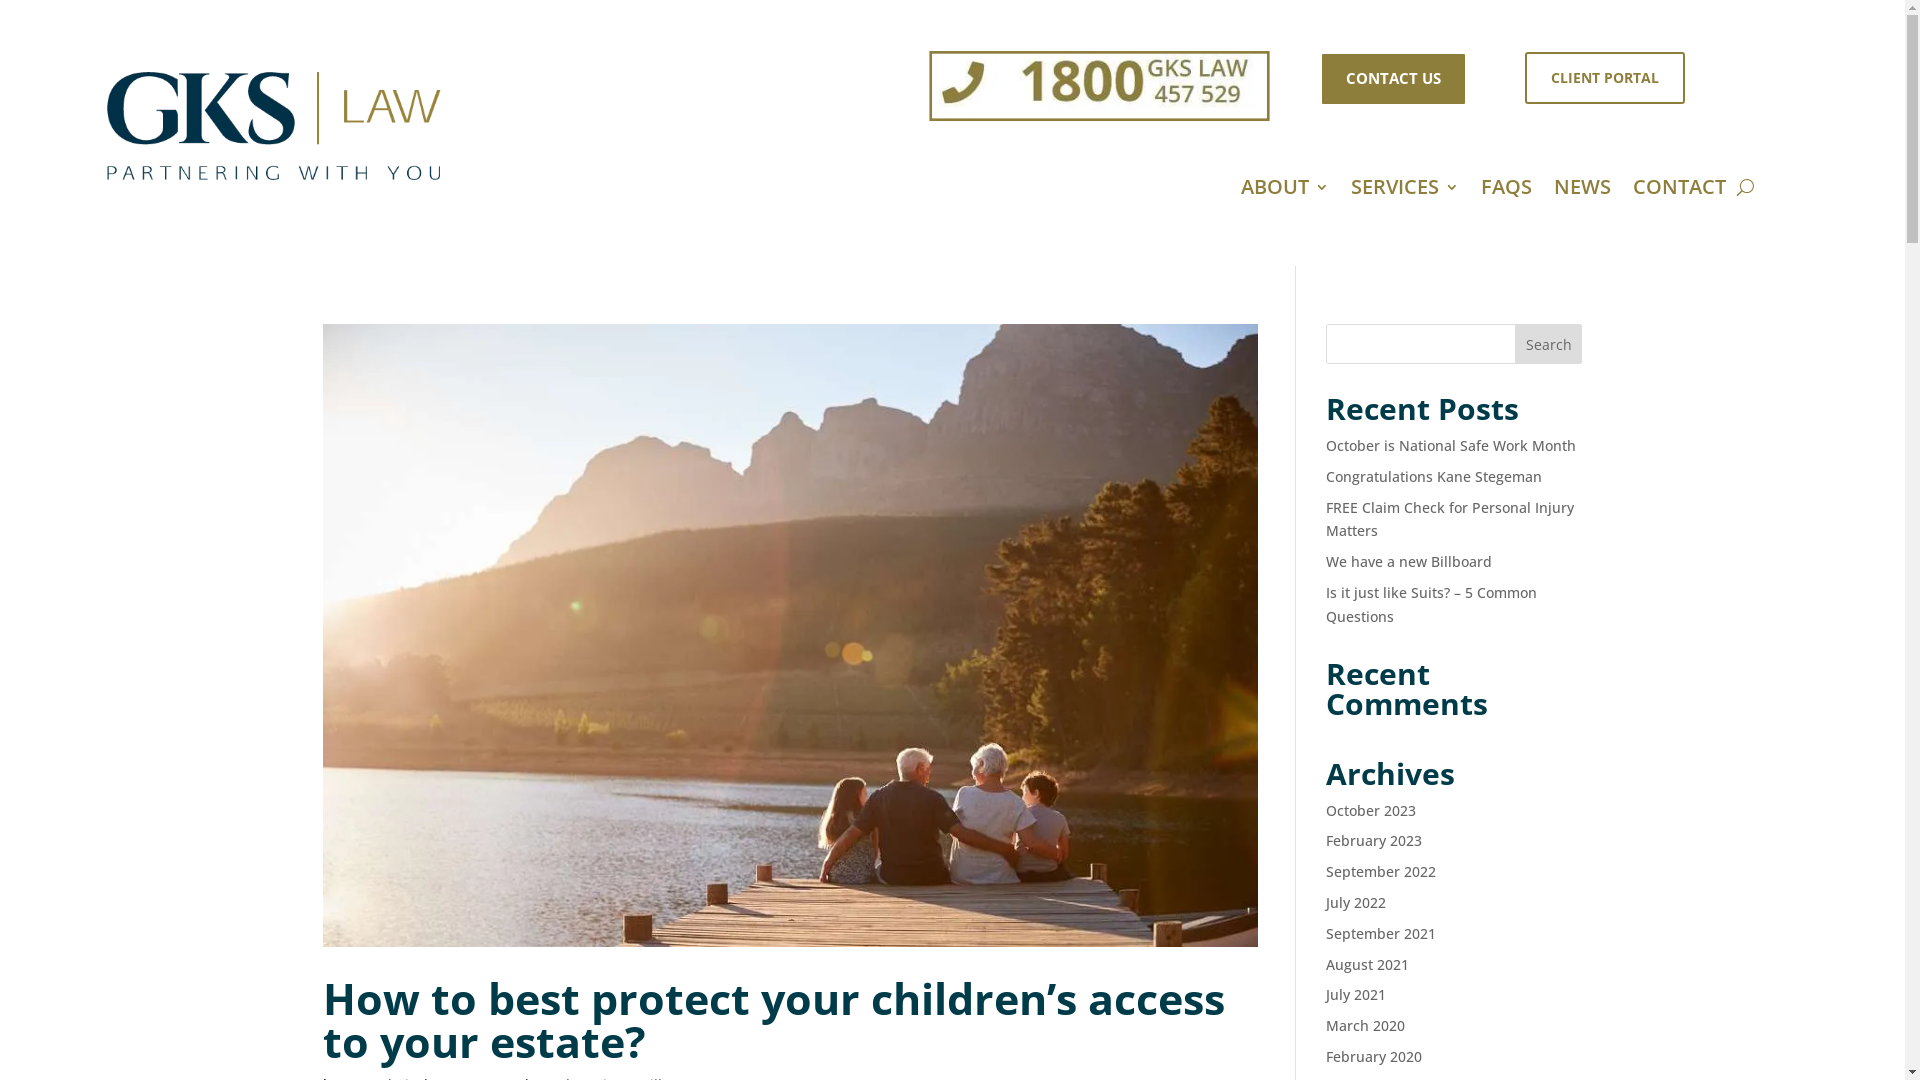 The height and width of the screenshot is (1080, 1920). What do you see at coordinates (1050, 76) in the screenshot?
I see `'1800gkslaw_gold'` at bounding box center [1050, 76].